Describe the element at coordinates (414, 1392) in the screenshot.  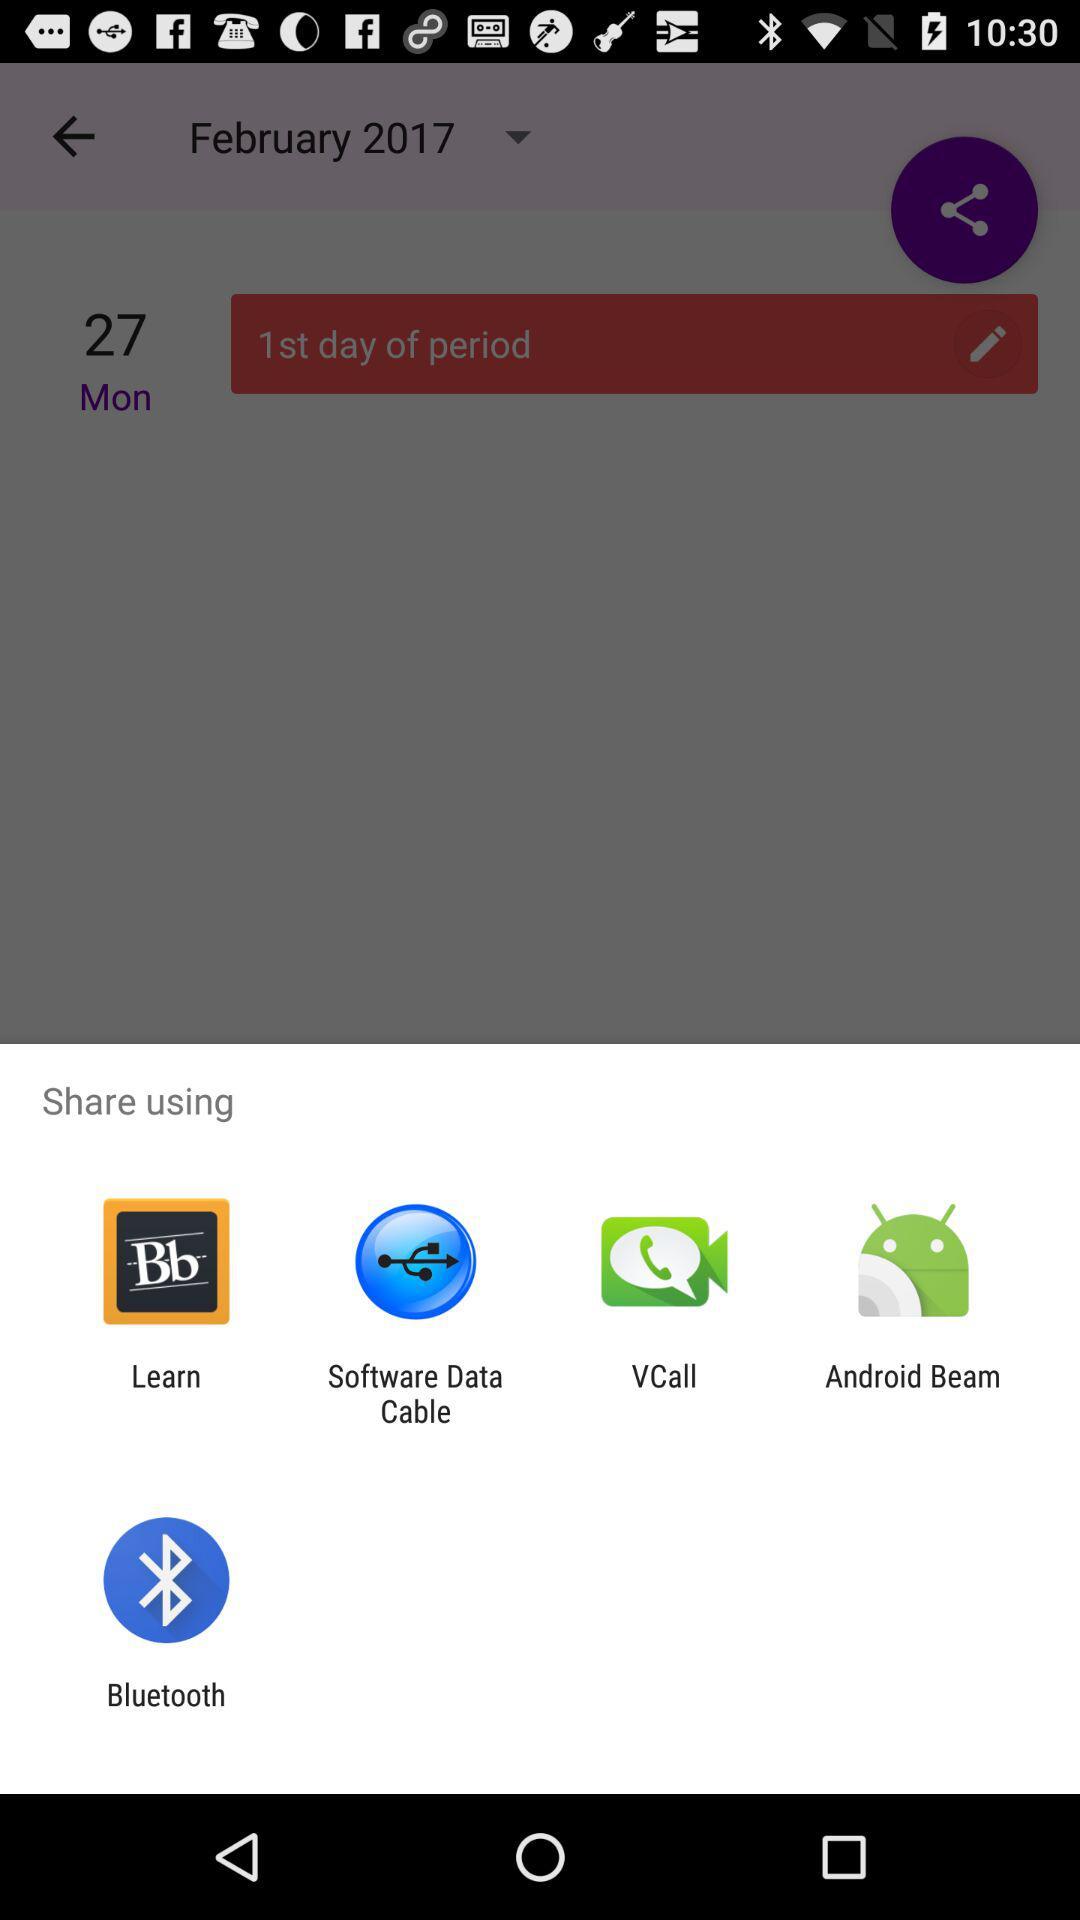
I see `the item next to the vcall item` at that location.